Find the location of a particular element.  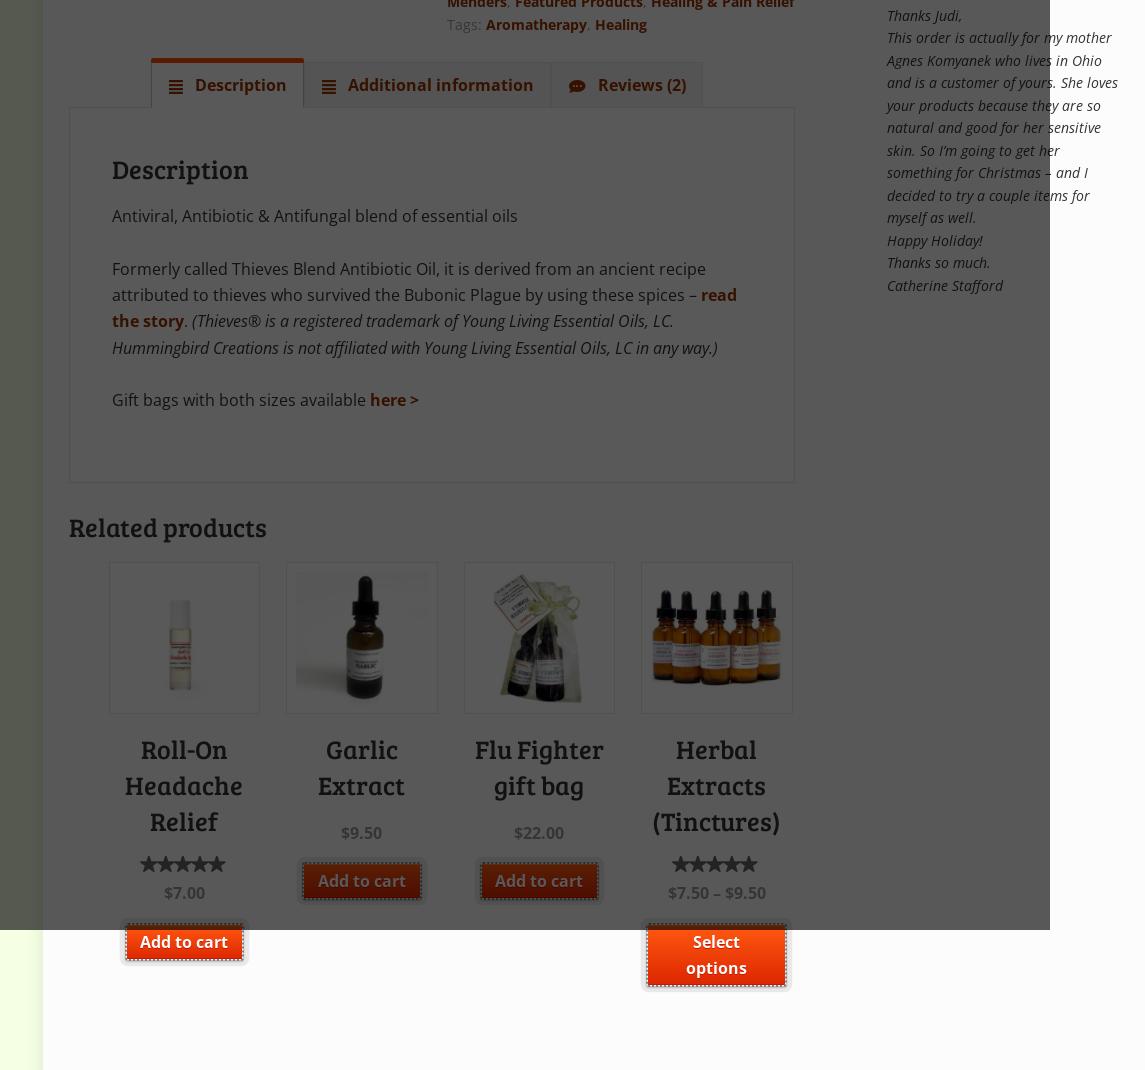

'Thanks Judi,' is located at coordinates (924, 13).